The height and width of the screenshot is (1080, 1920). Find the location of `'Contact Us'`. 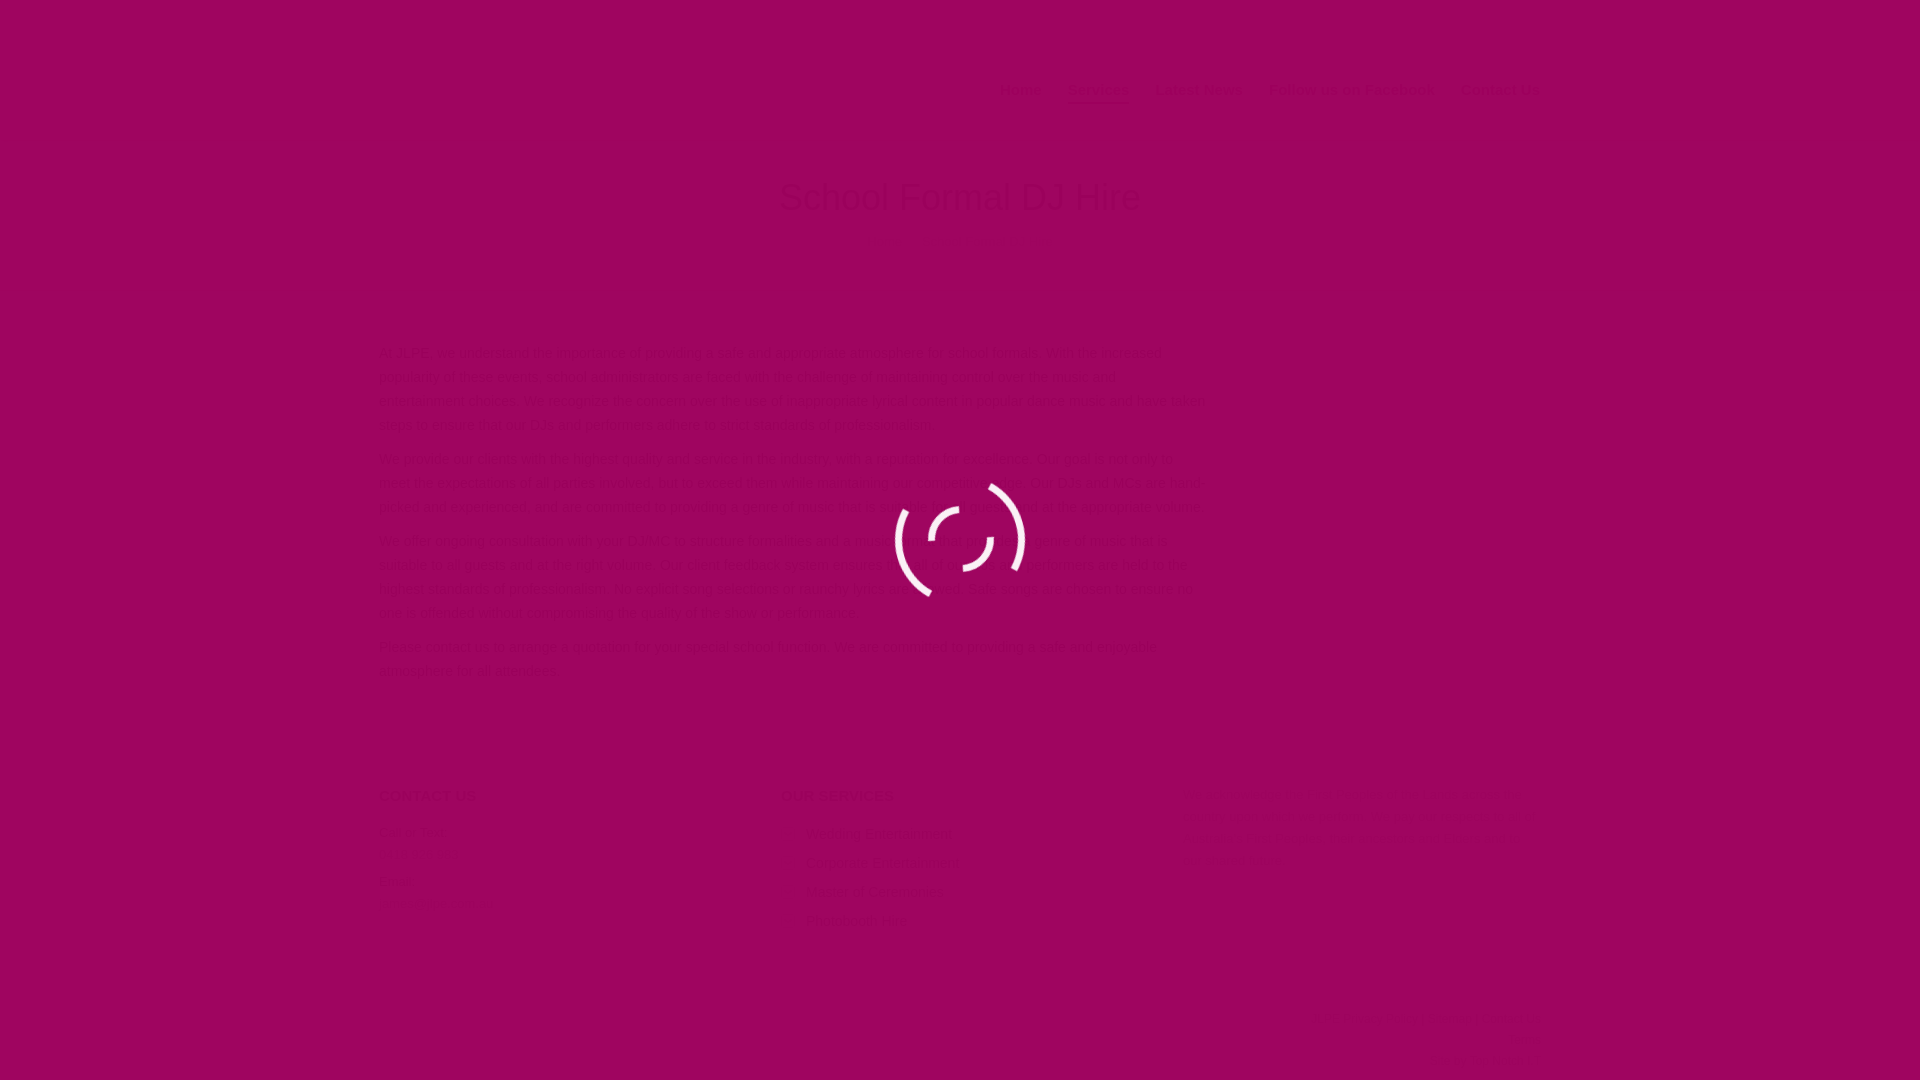

'Contact Us' is located at coordinates (1500, 90).